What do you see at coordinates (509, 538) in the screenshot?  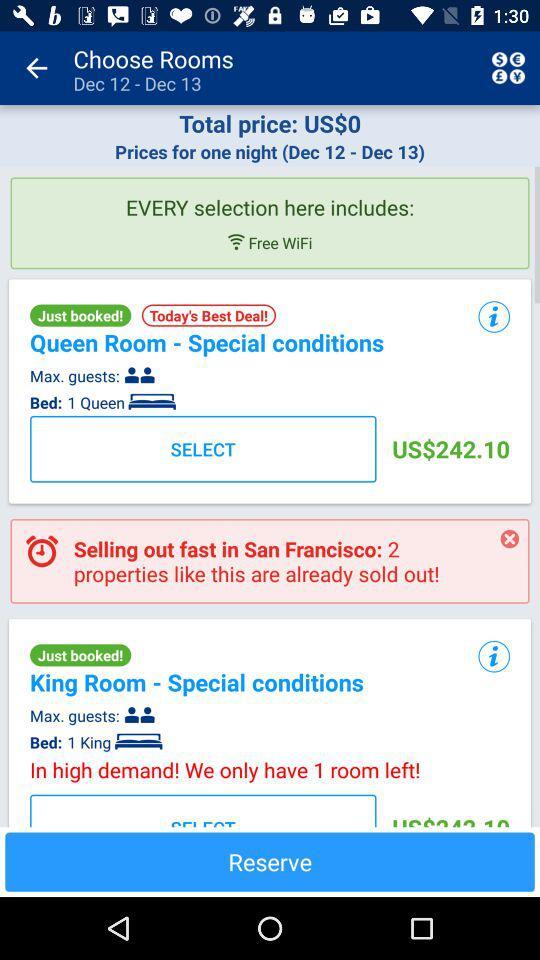 I see `item next to selling out fast icon` at bounding box center [509, 538].